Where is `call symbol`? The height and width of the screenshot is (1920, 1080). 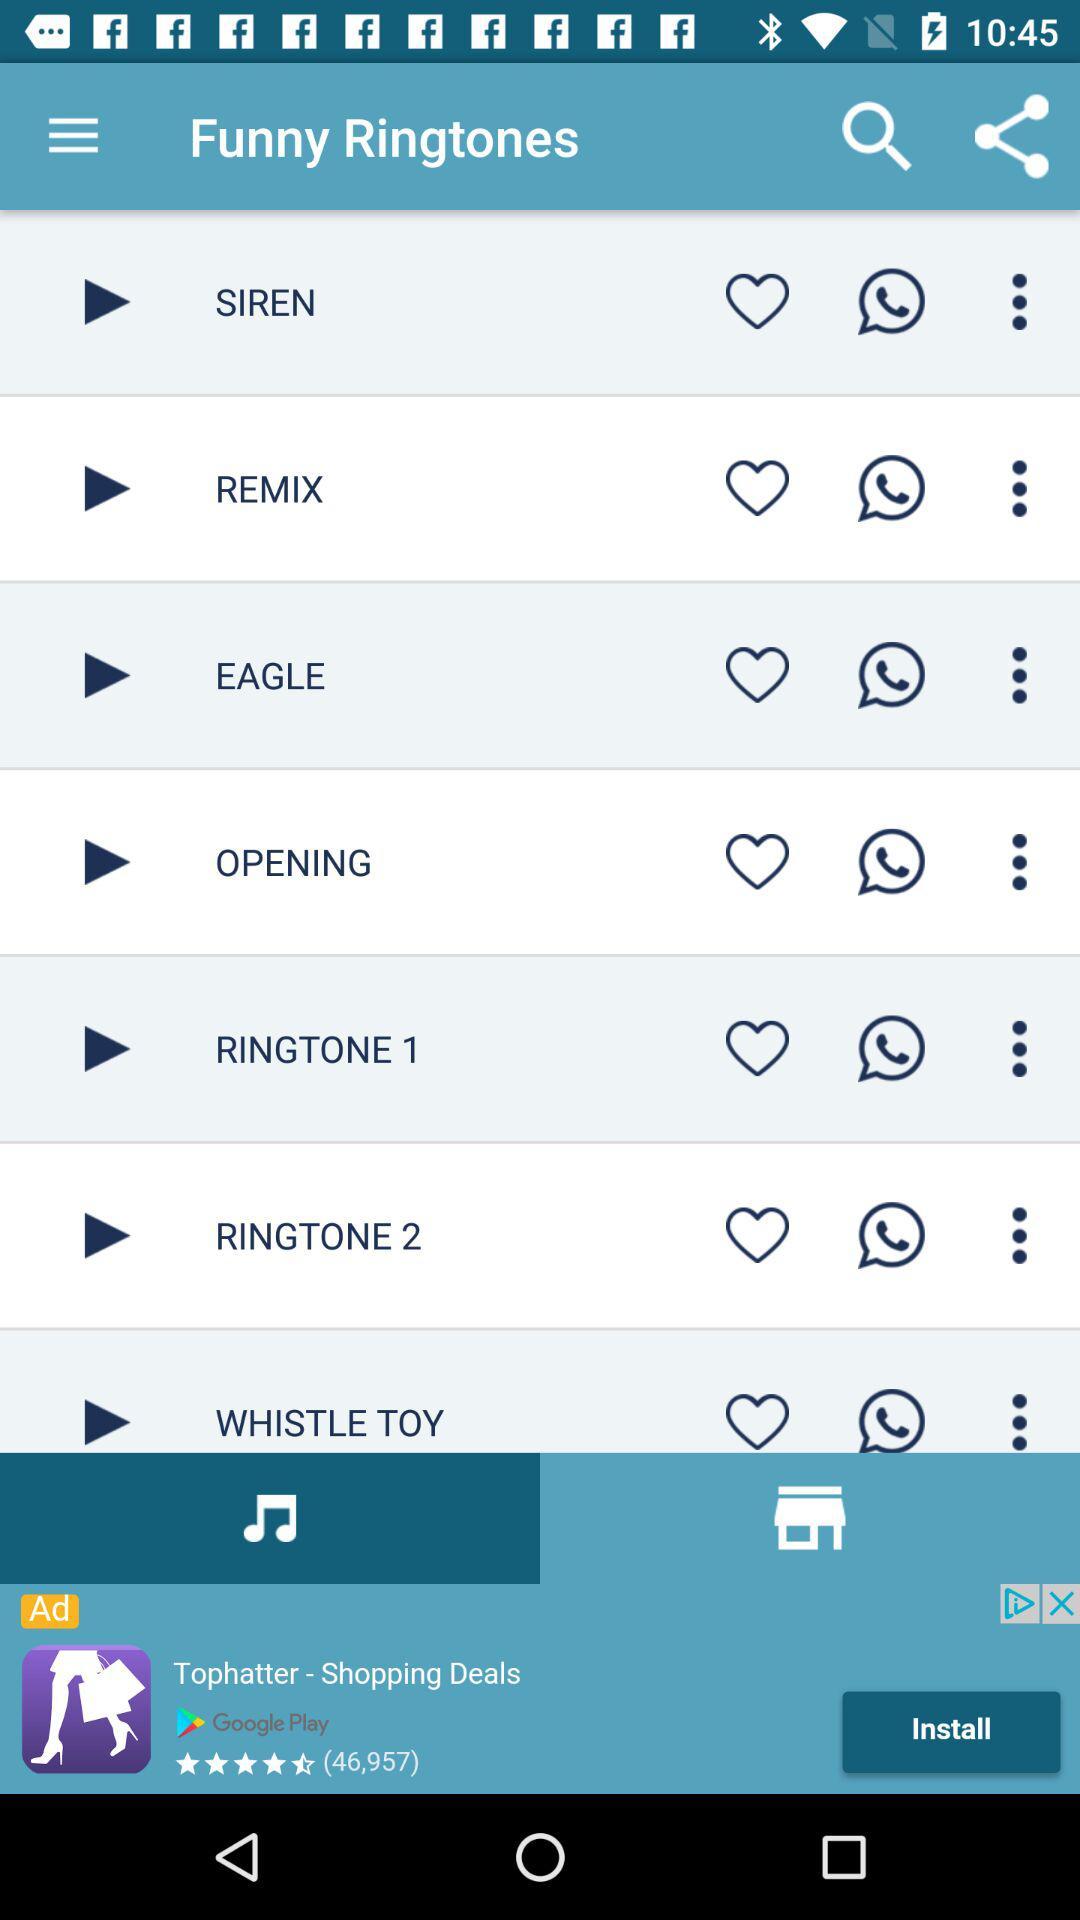
call symbol is located at coordinates (890, 675).